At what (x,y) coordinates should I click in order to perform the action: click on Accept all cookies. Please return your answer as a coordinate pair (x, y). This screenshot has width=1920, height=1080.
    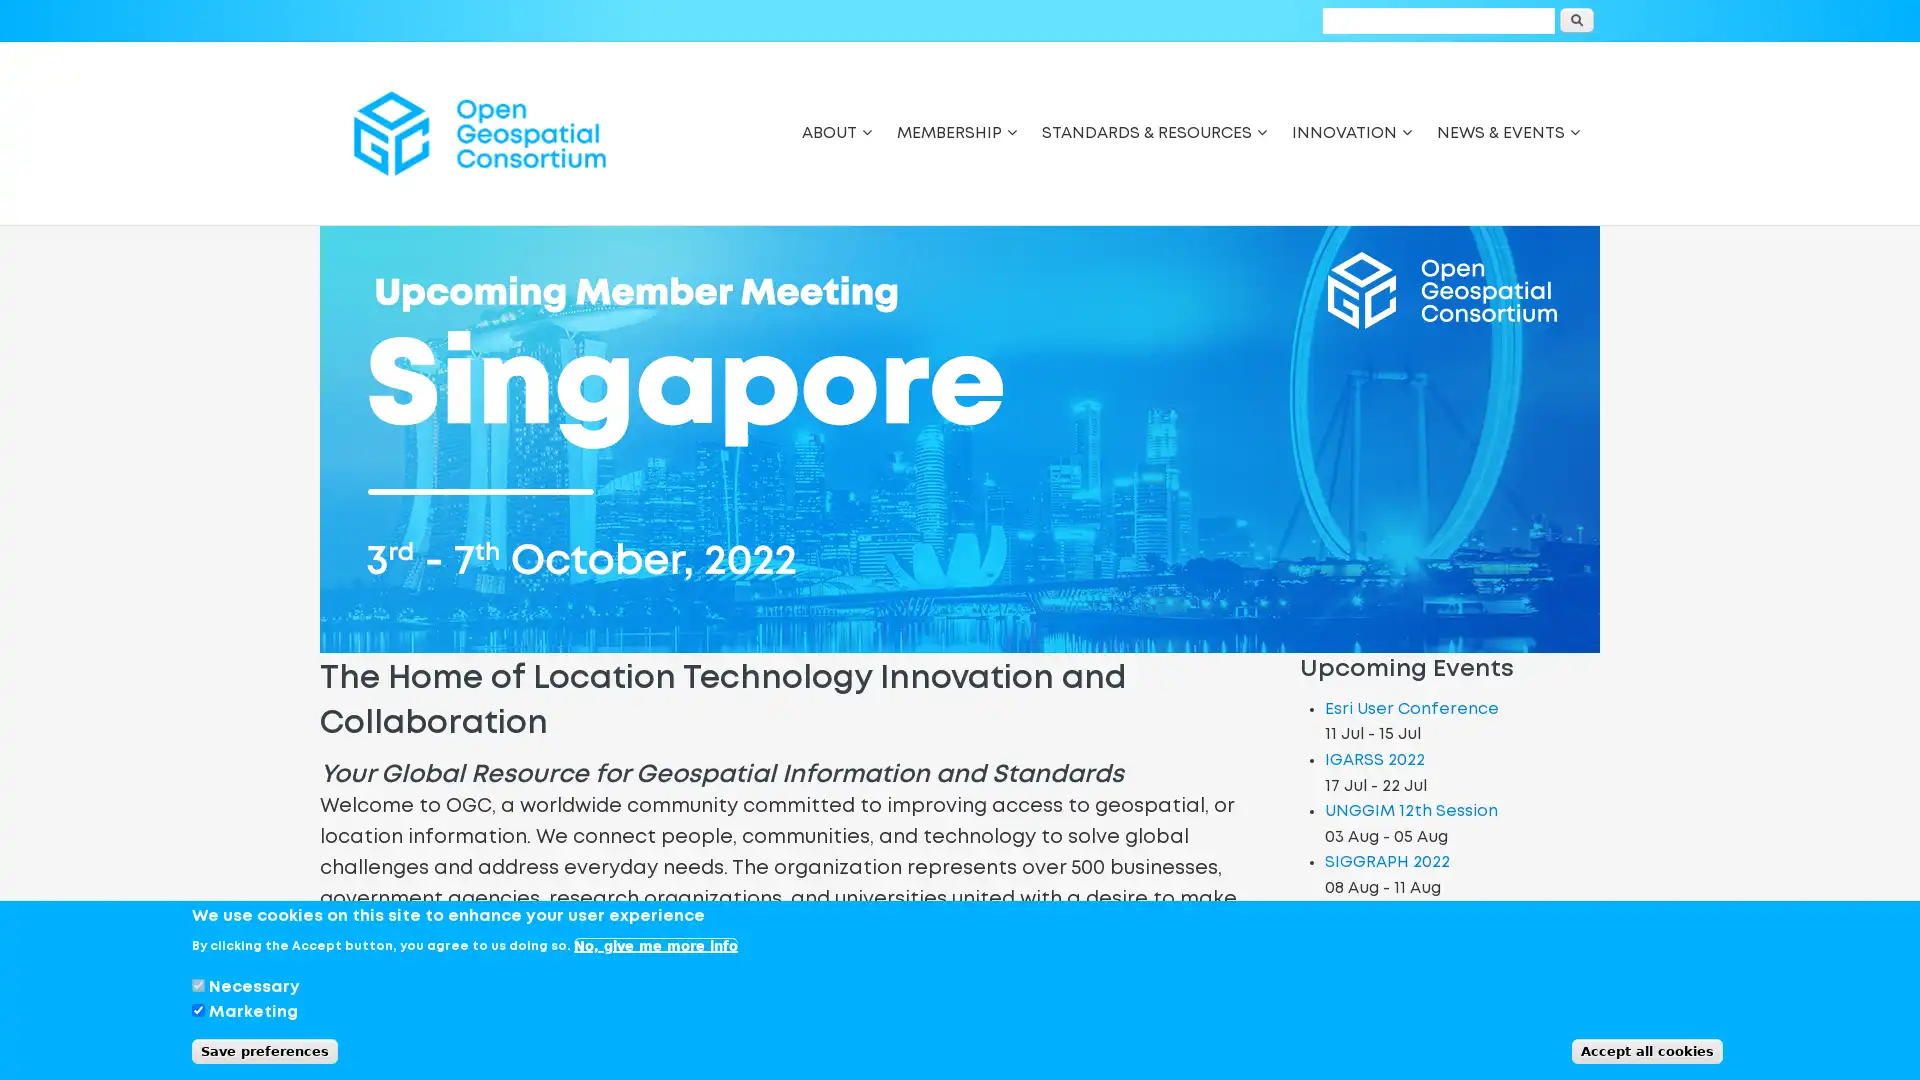
    Looking at the image, I should click on (1647, 1050).